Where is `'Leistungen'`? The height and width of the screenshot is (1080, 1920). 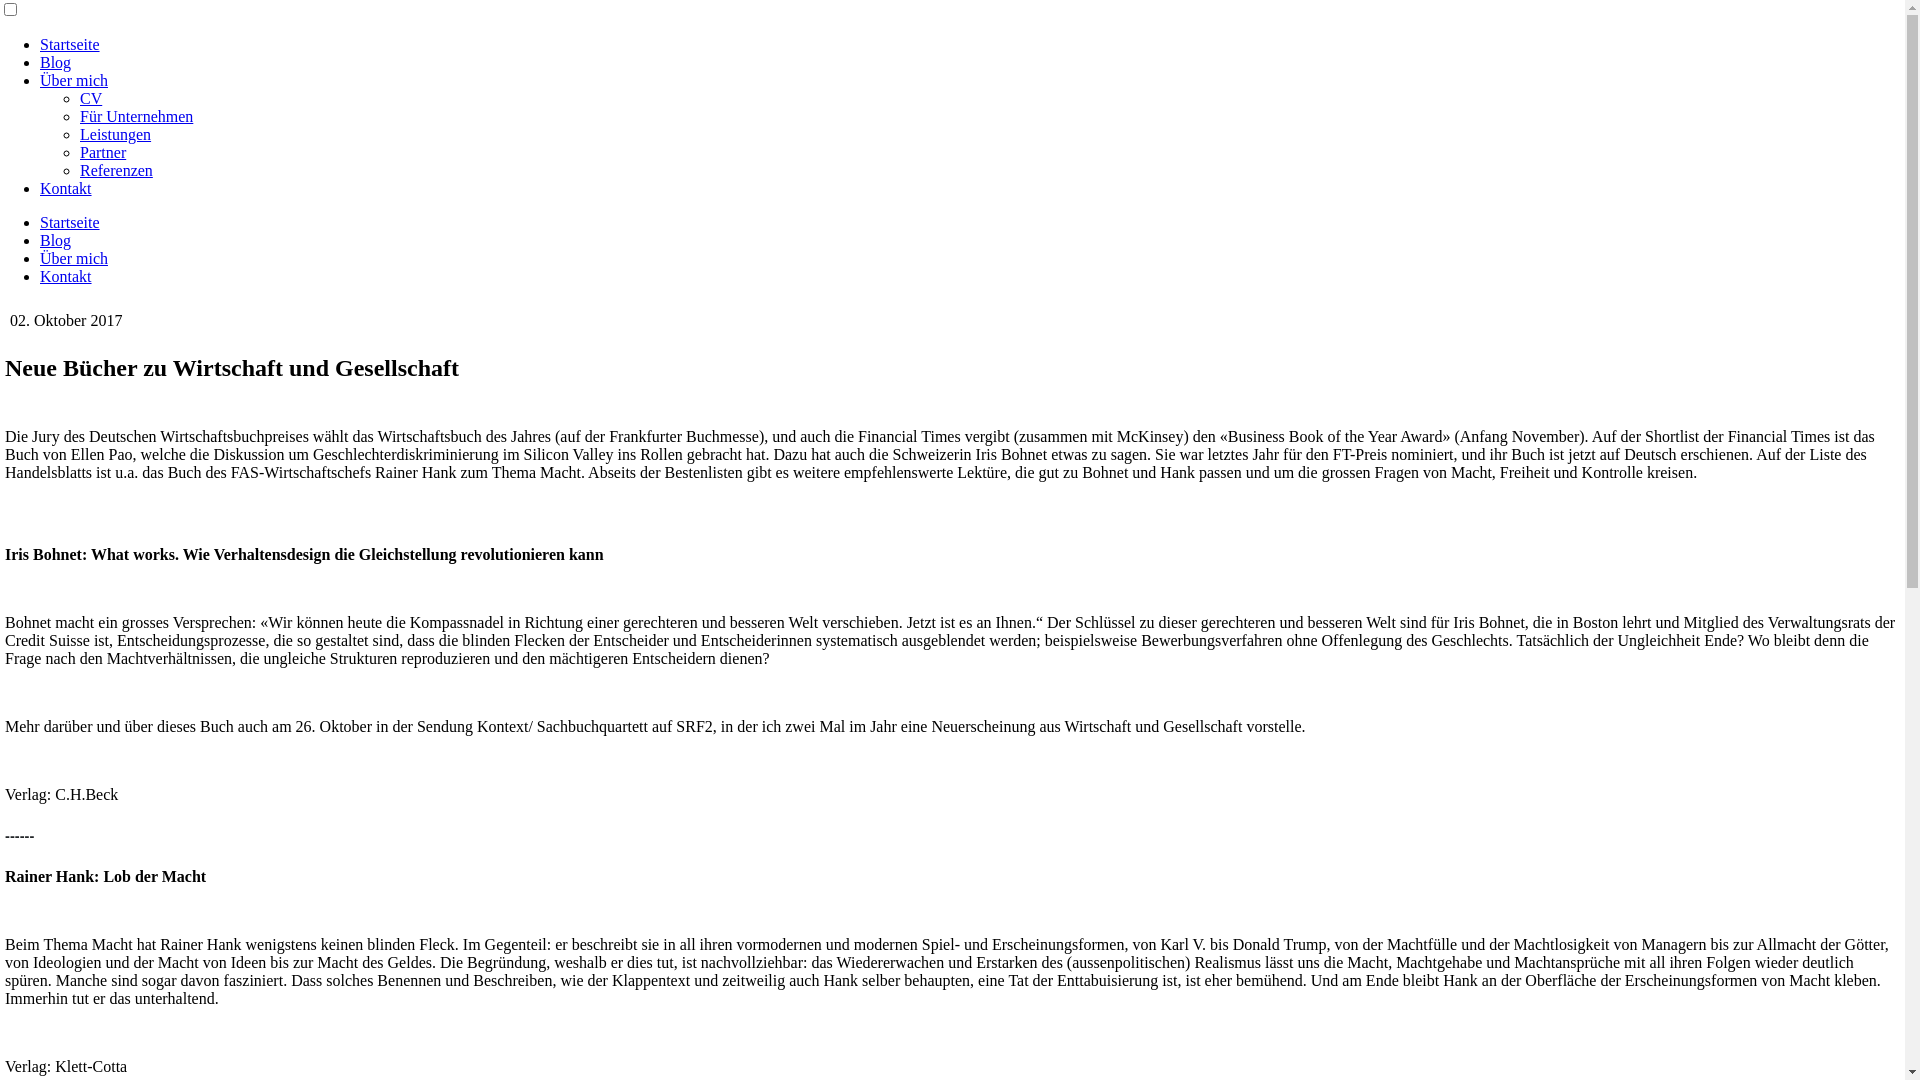 'Leistungen' is located at coordinates (114, 134).